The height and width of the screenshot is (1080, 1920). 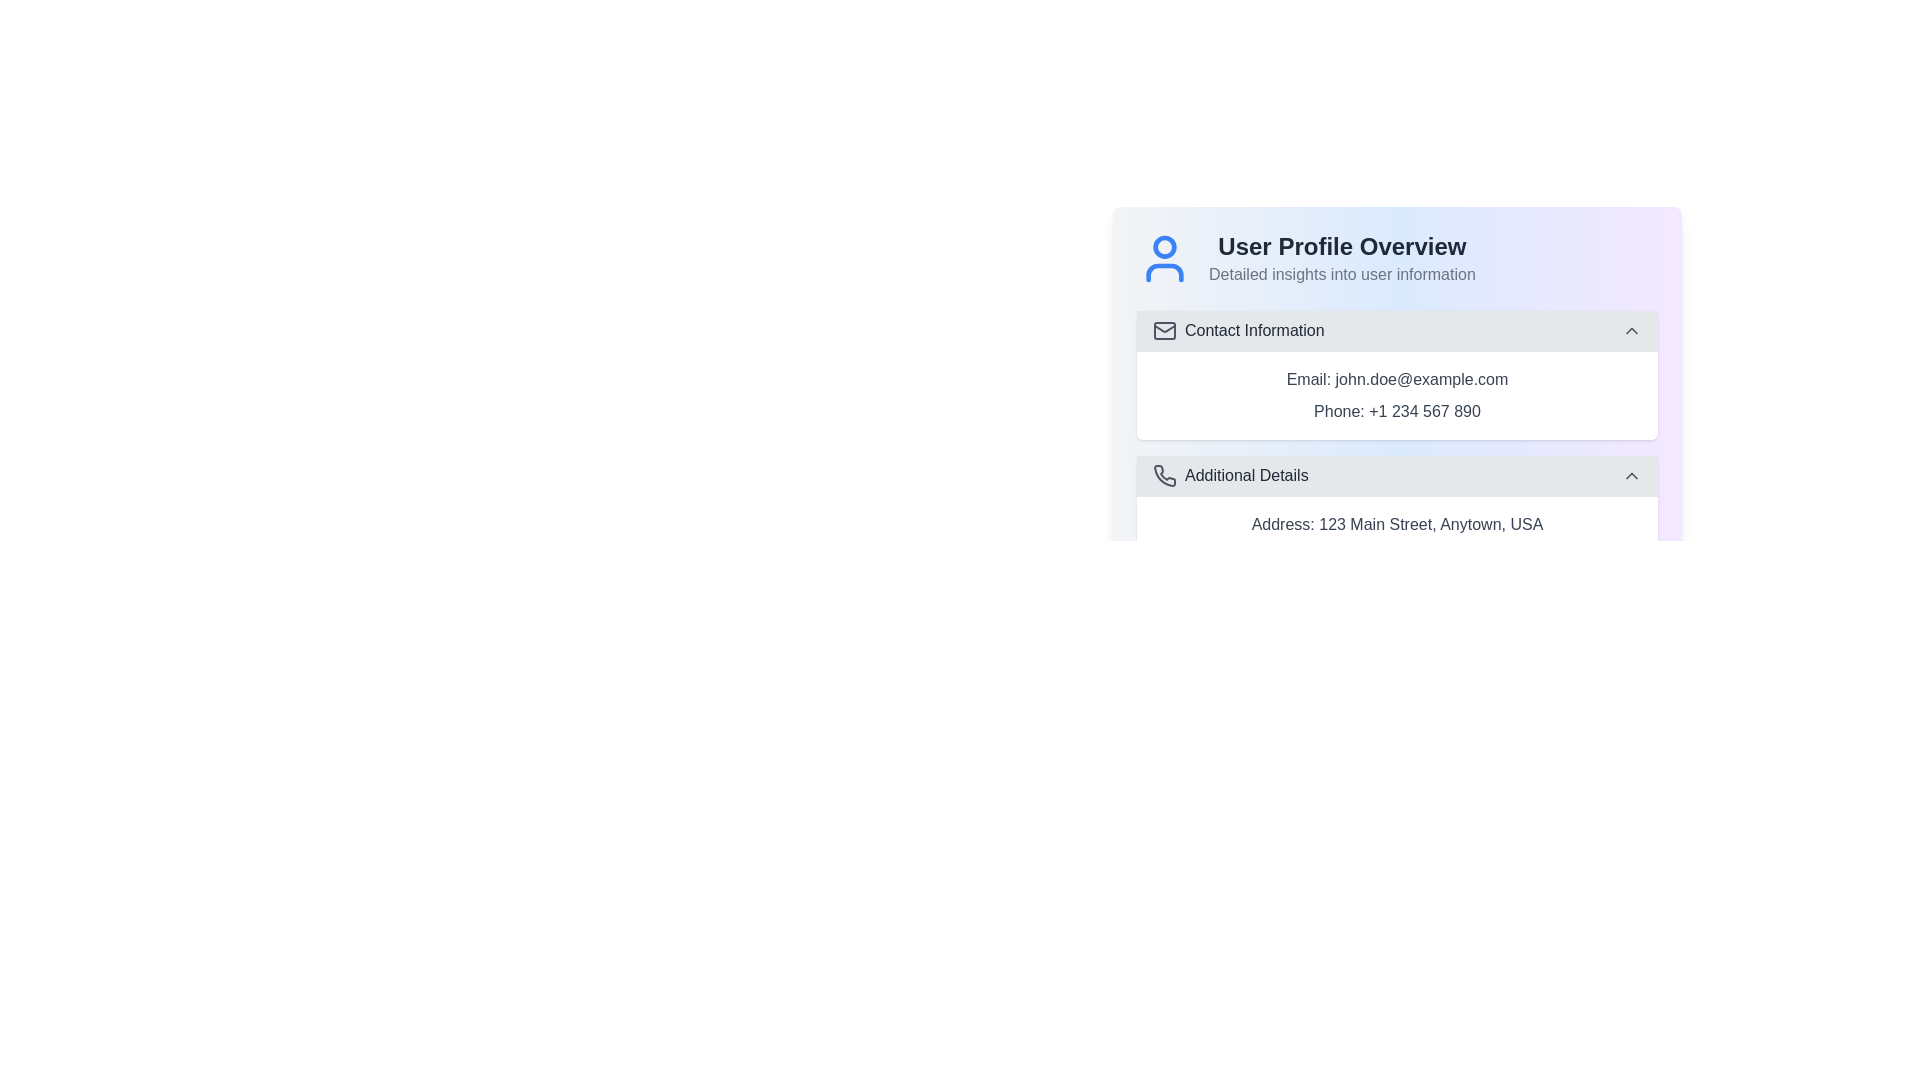 What do you see at coordinates (1165, 257) in the screenshot?
I see `the blue-colored user profile avatar icon located in the top-left corner of the 'User Profile Overview' section` at bounding box center [1165, 257].